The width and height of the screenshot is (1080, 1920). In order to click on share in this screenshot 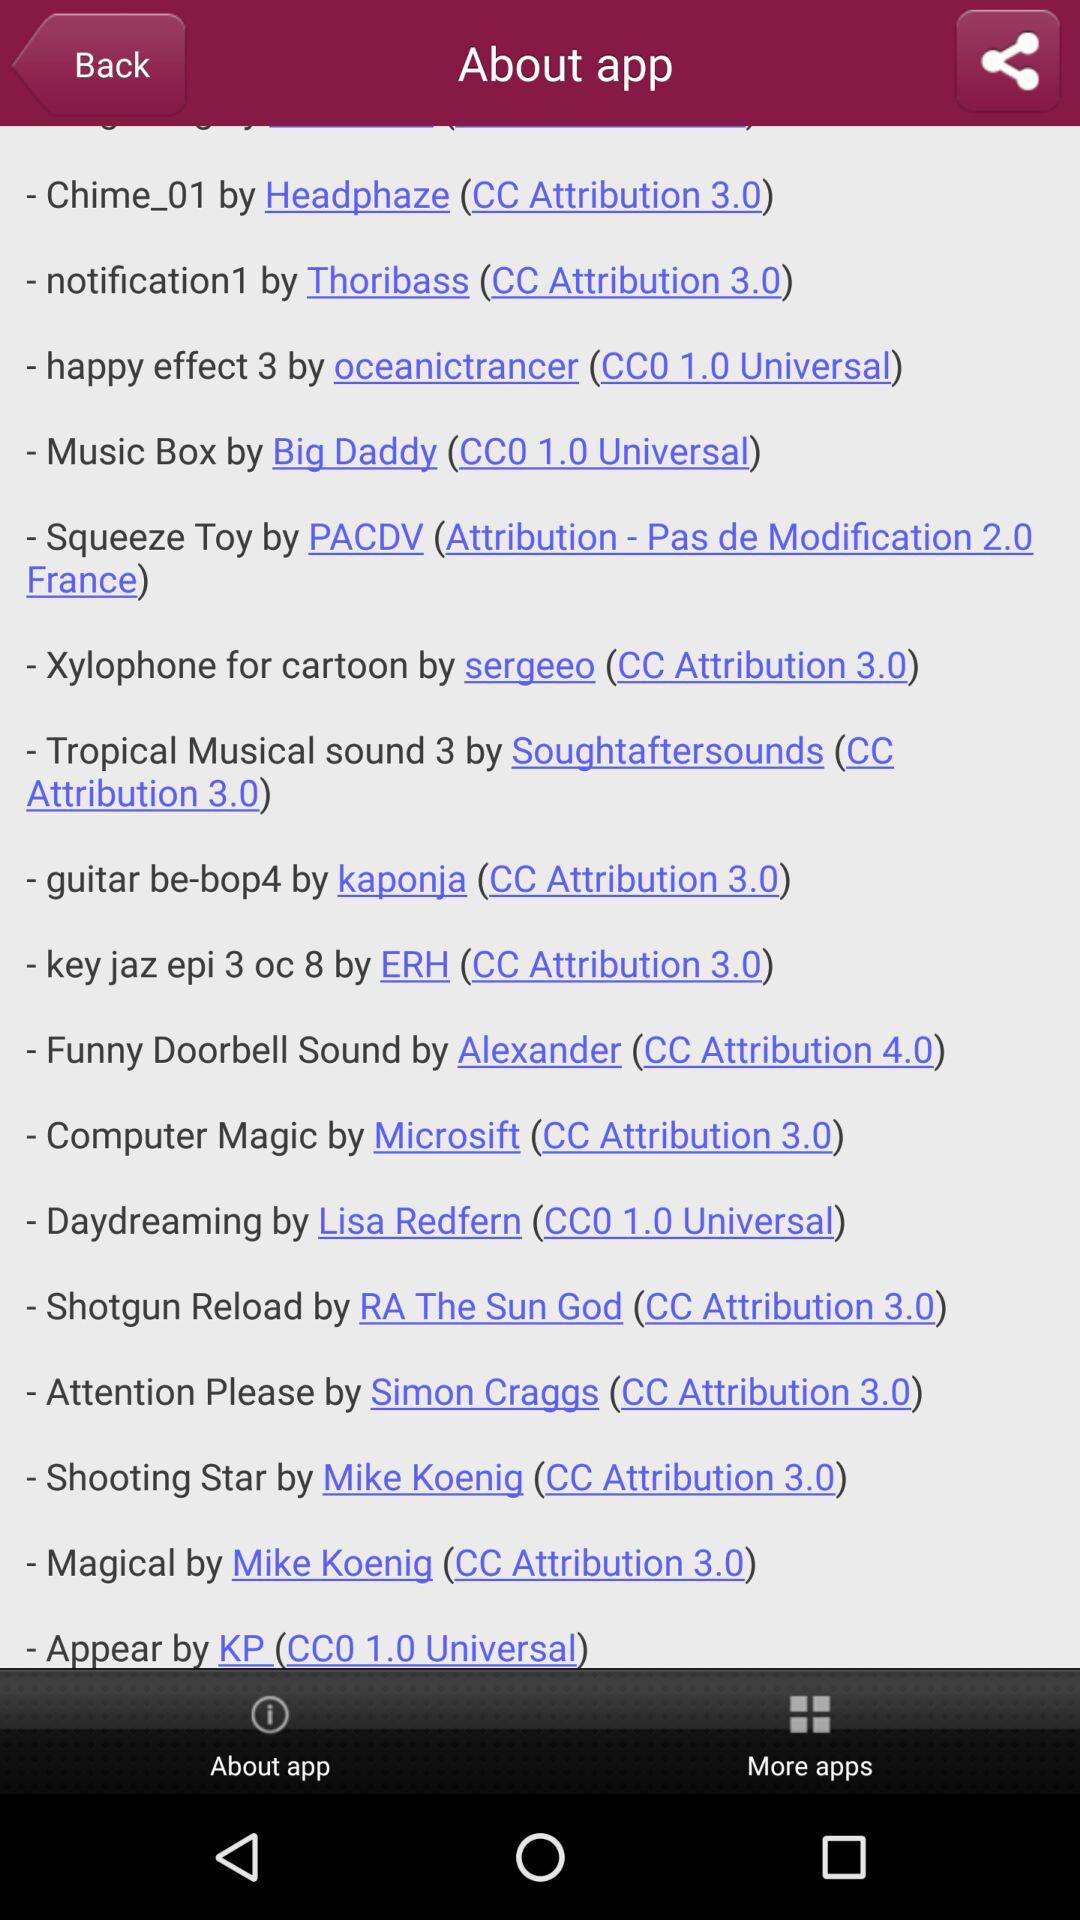, I will do `click(1007, 62)`.